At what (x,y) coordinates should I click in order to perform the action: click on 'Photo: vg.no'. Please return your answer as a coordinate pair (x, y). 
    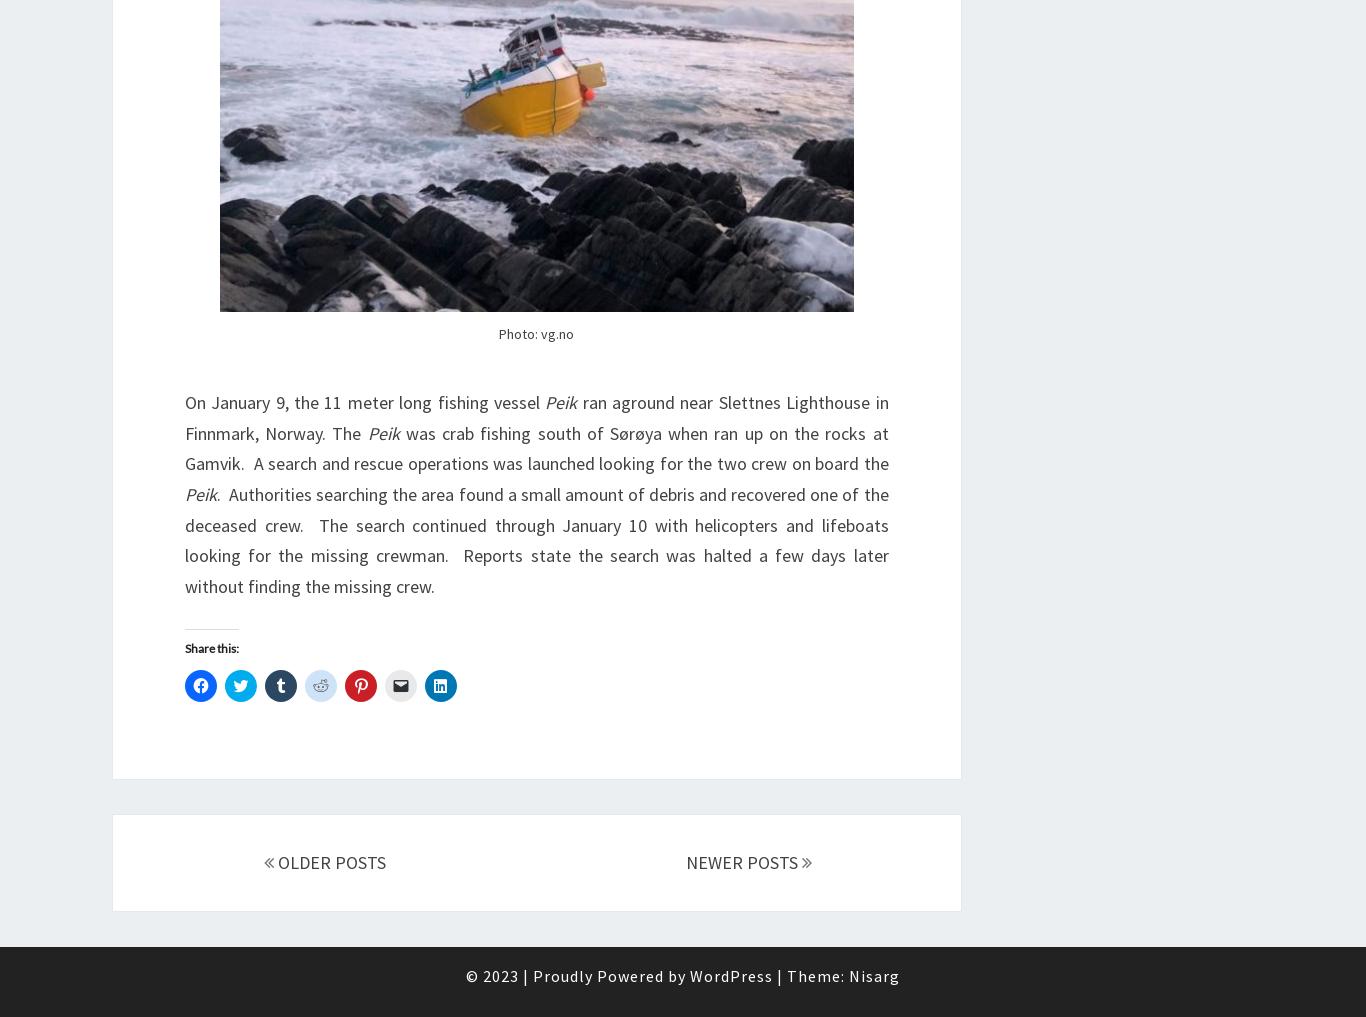
    Looking at the image, I should click on (536, 333).